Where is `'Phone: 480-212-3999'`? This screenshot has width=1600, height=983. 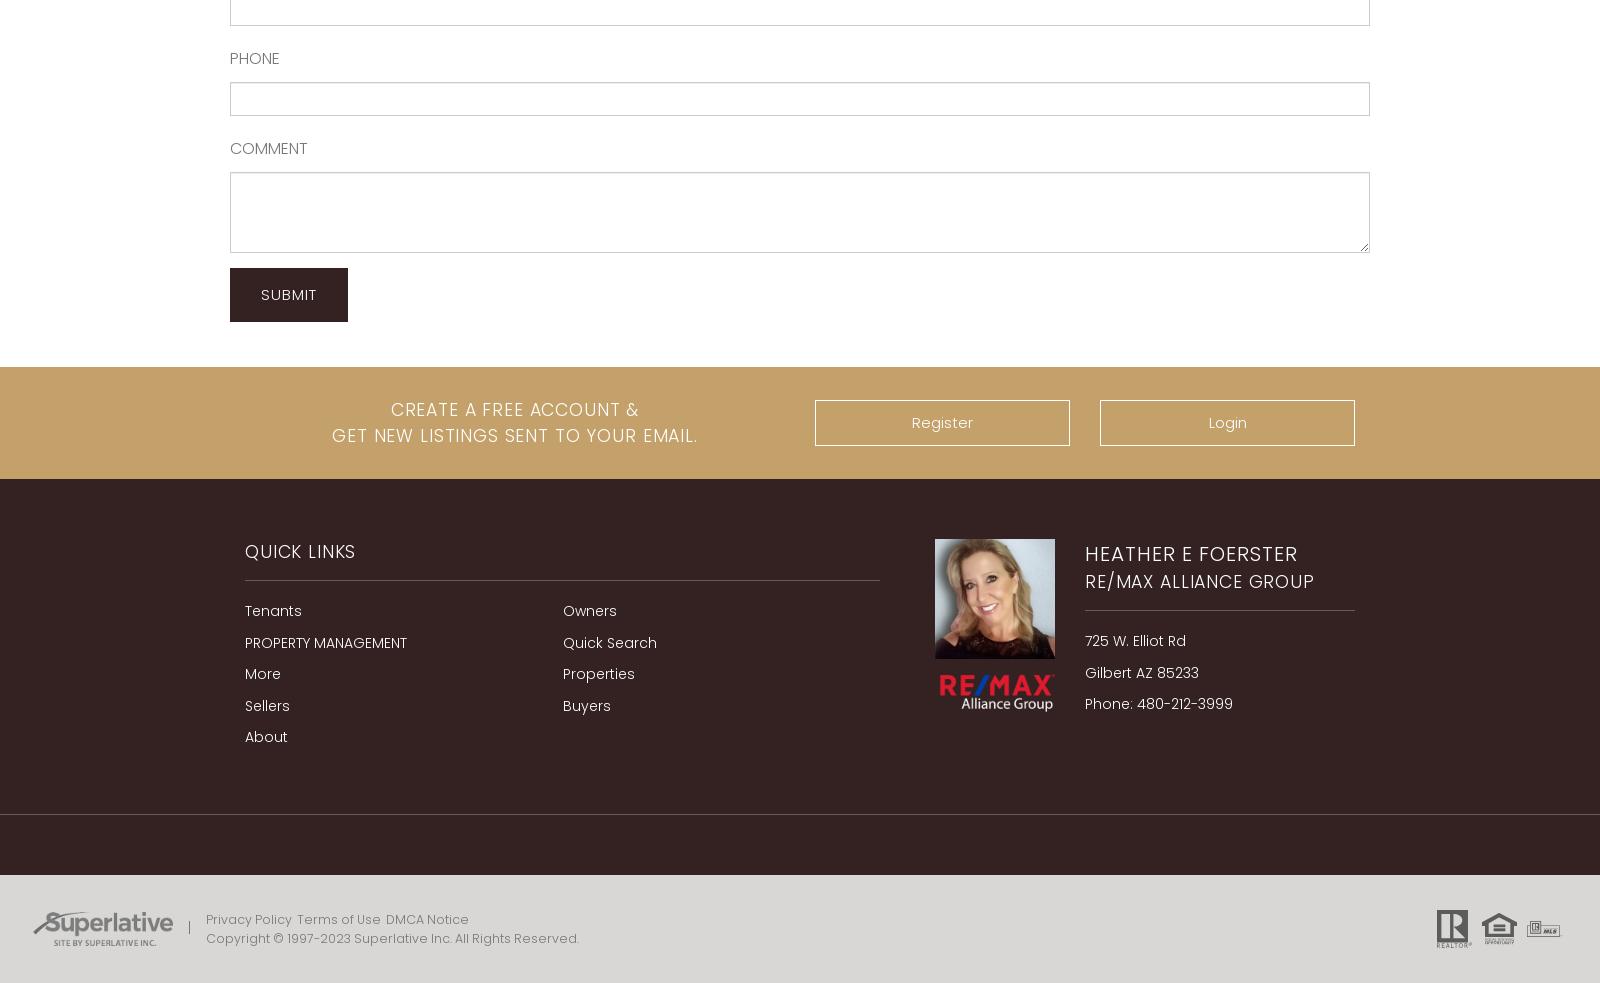
'Phone: 480-212-3999' is located at coordinates (1159, 703).